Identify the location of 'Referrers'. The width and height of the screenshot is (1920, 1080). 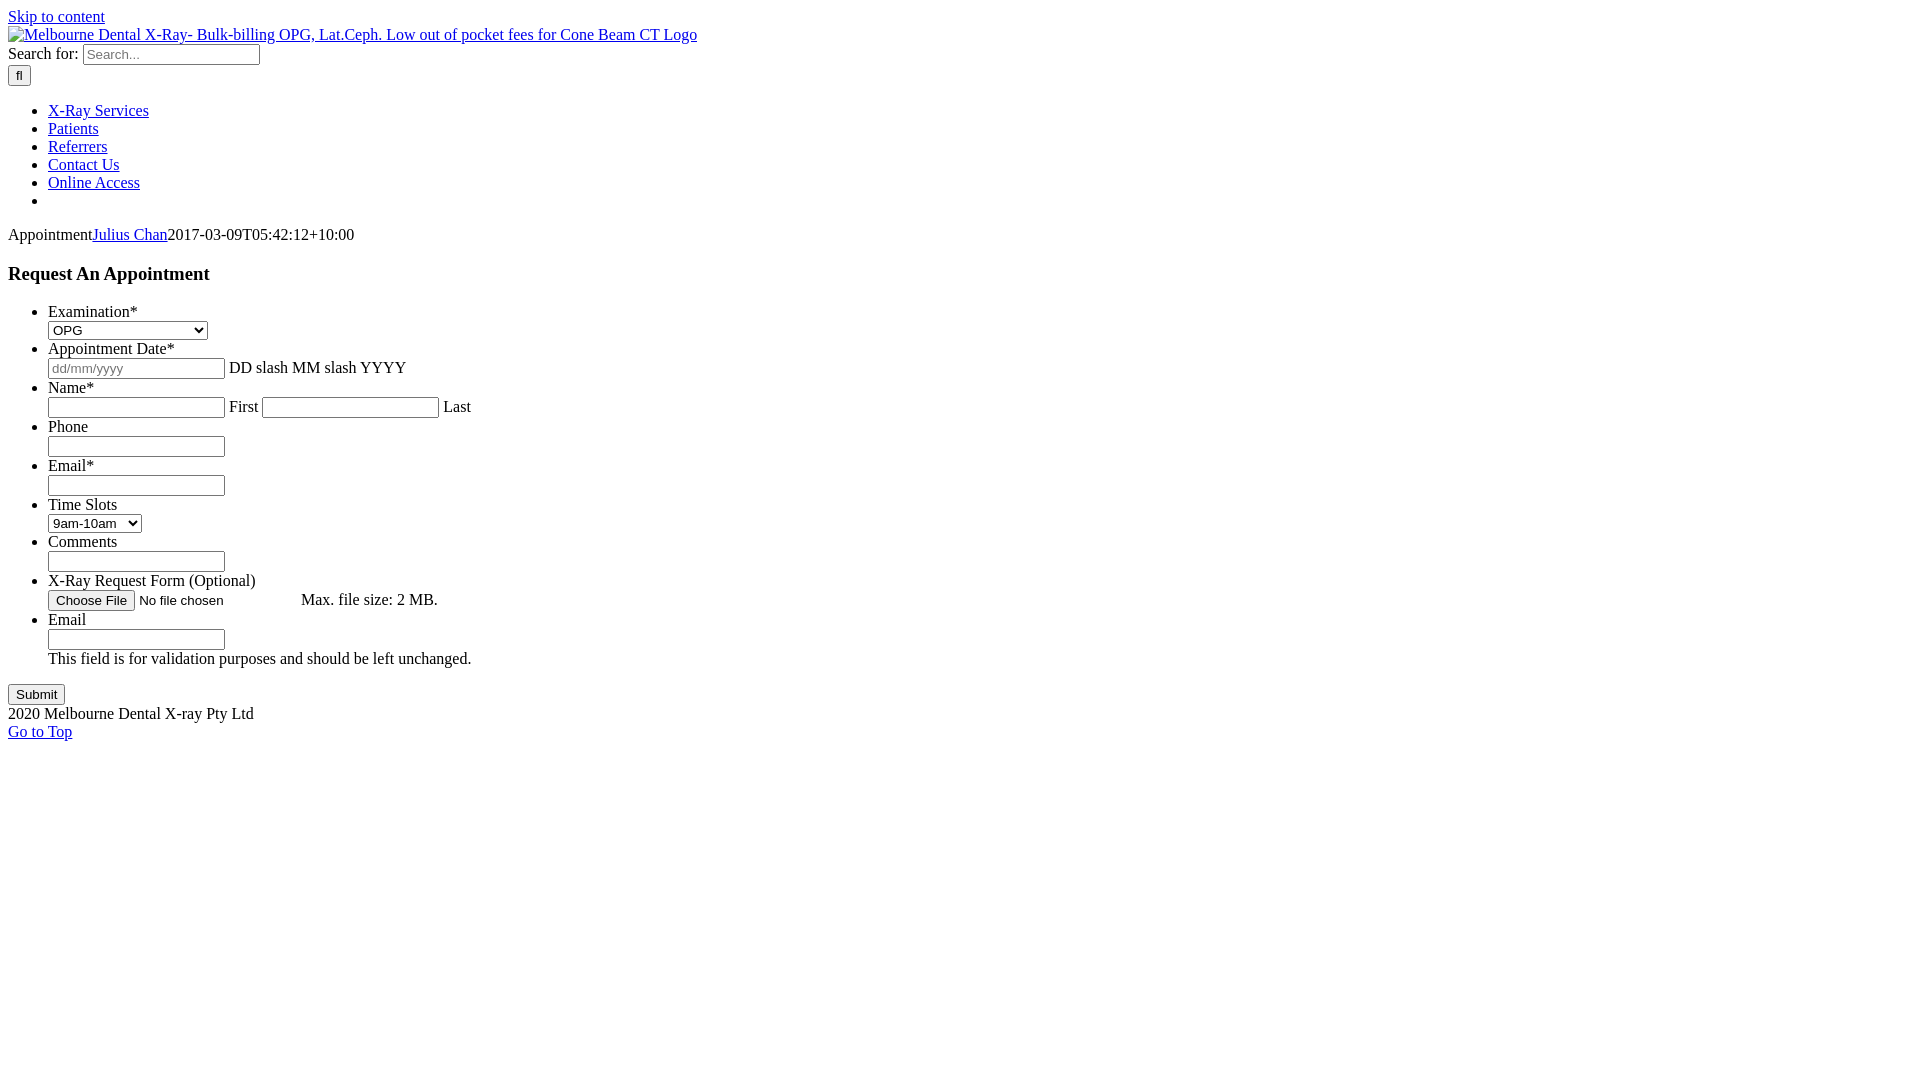
(77, 145).